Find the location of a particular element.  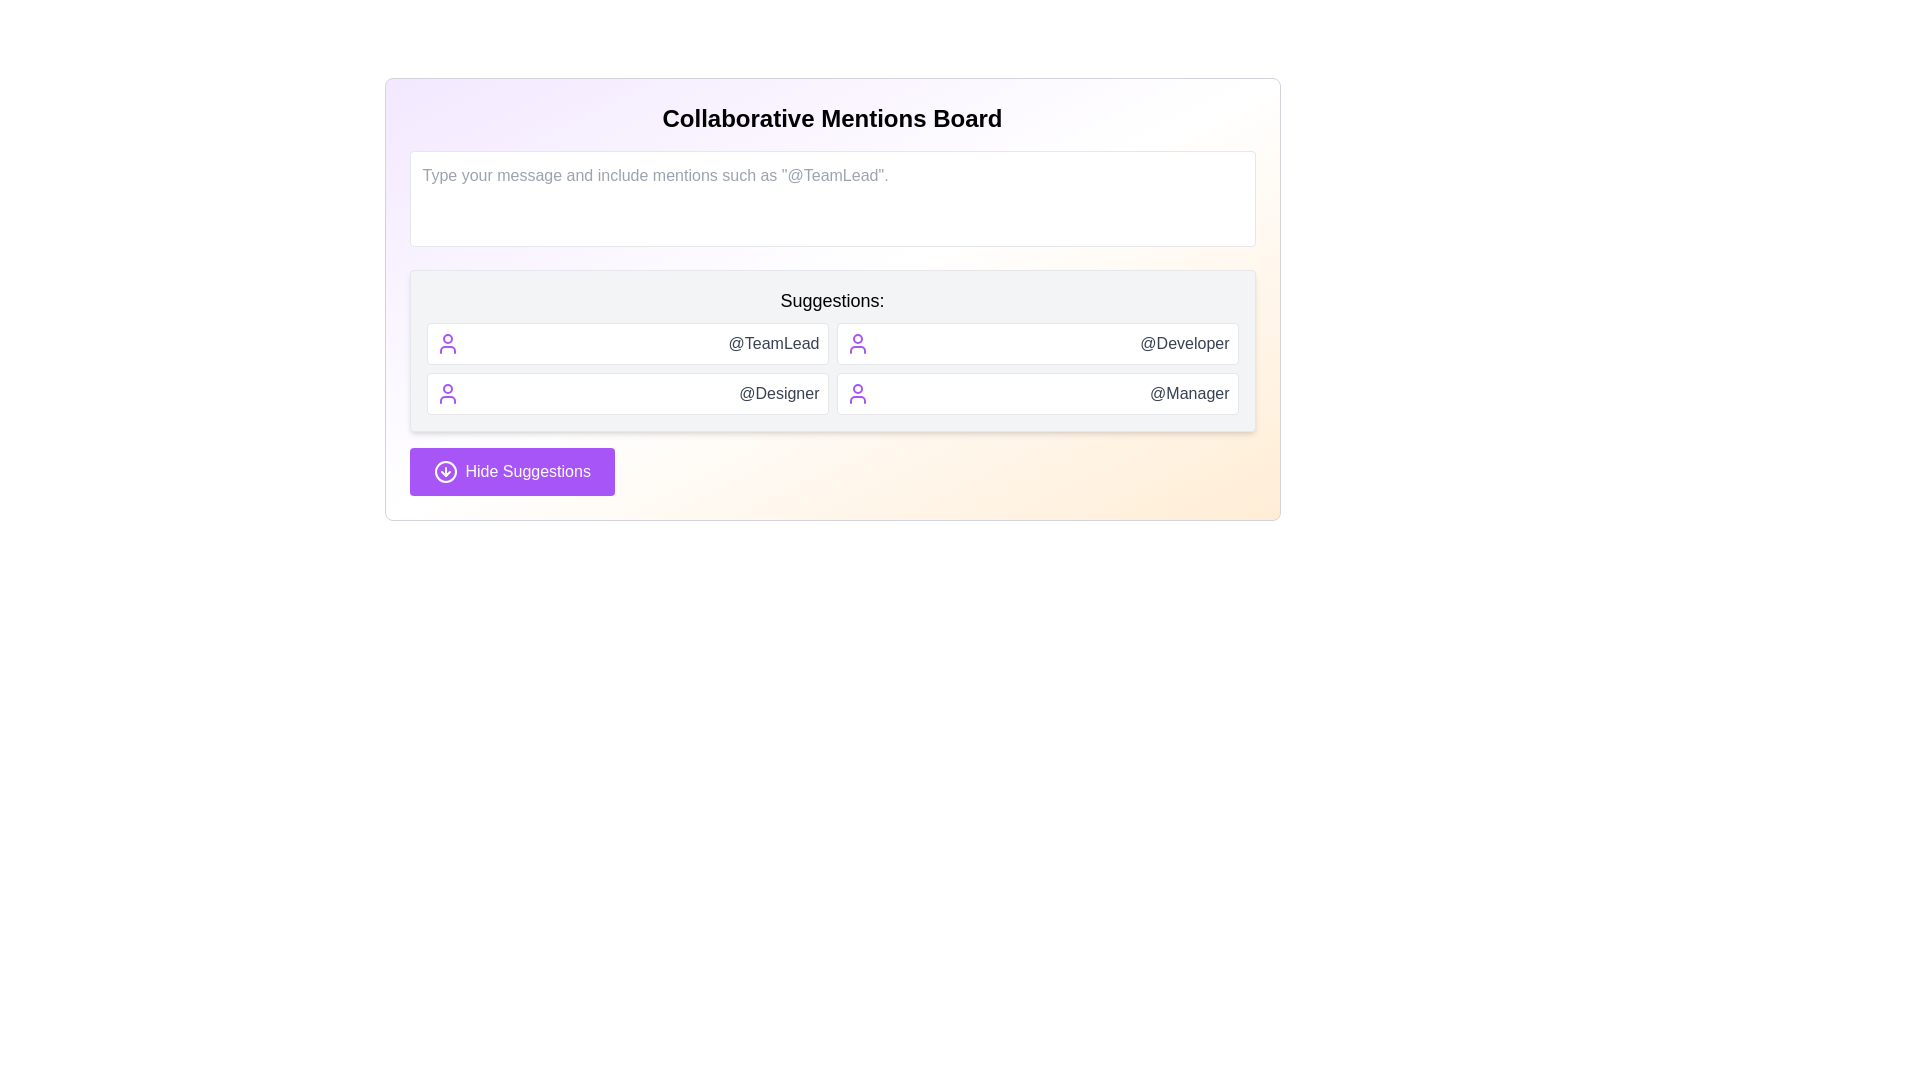

the user profile icon with a purple outline, which is located to the left of the '@TeamLead' text in the suggestions section is located at coordinates (446, 342).